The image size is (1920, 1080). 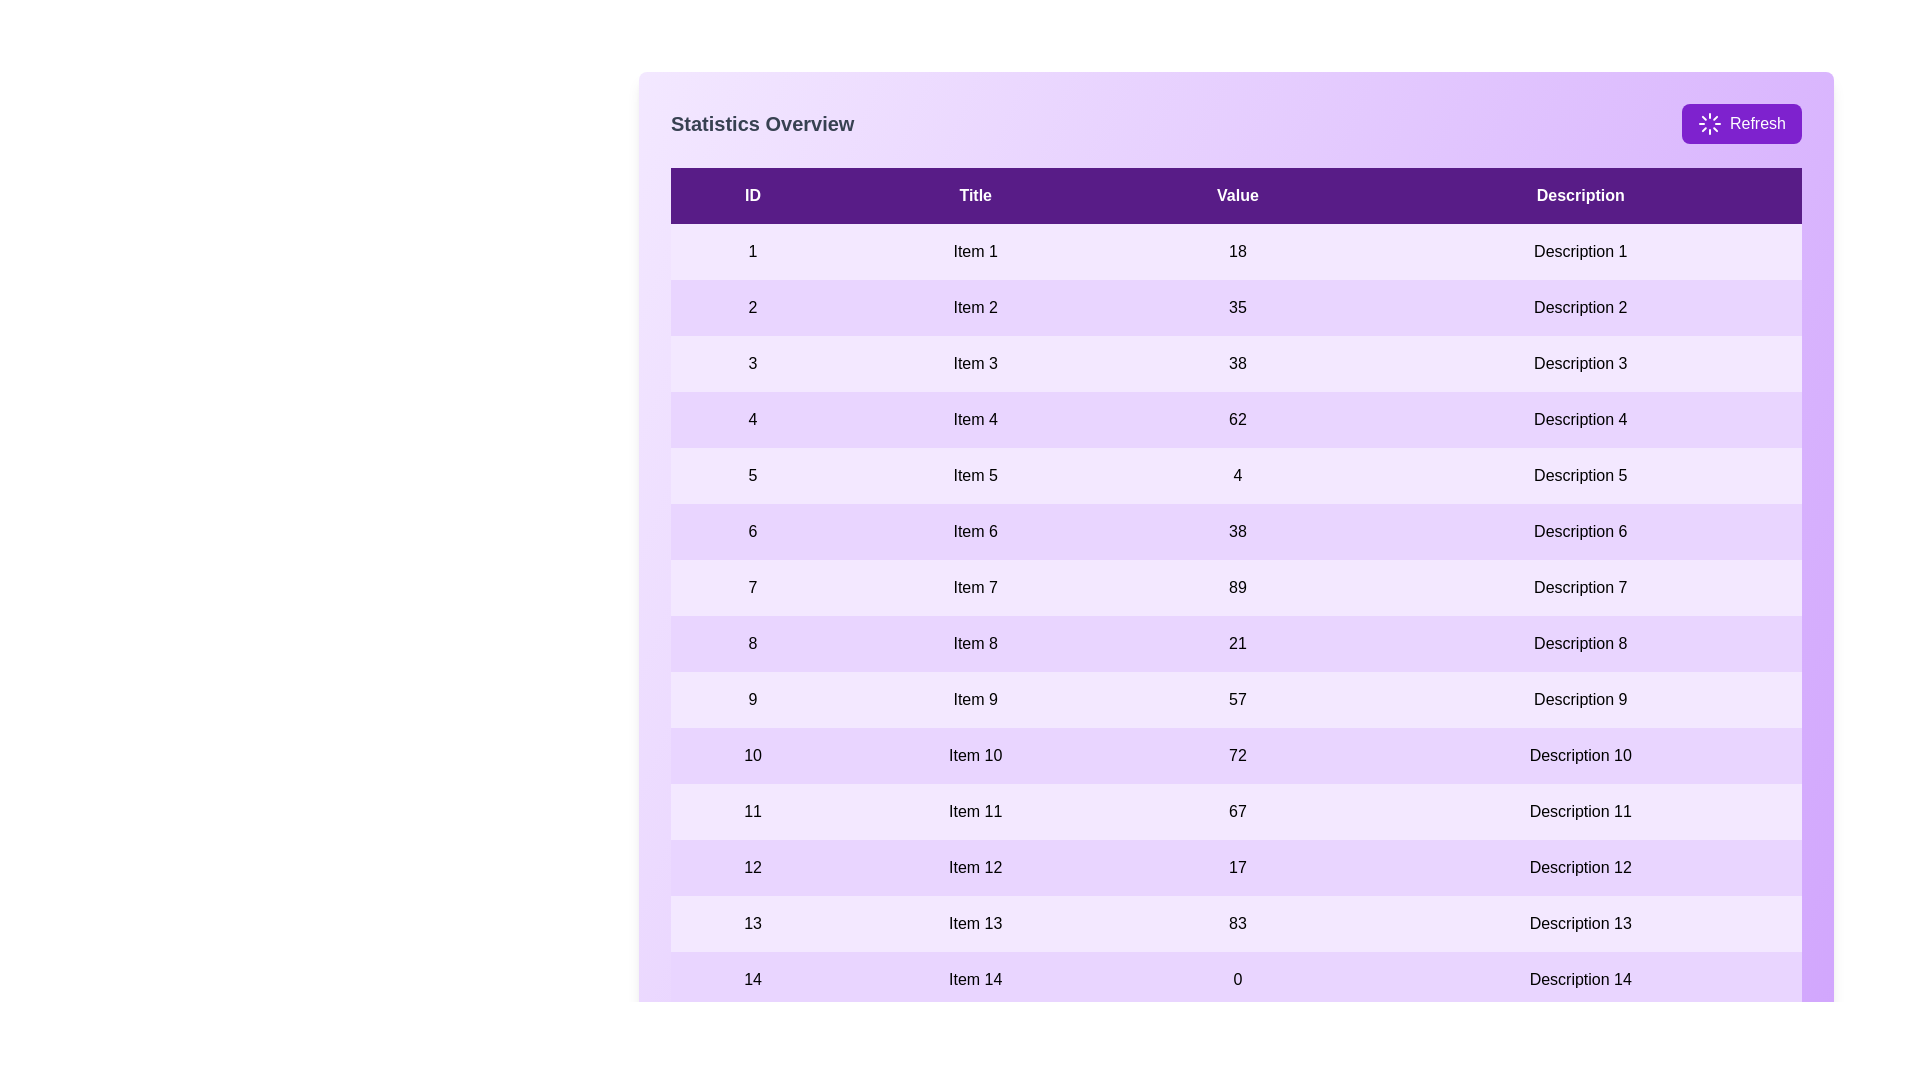 I want to click on the 'Refresh' button to reload the data, so click(x=1741, y=123).